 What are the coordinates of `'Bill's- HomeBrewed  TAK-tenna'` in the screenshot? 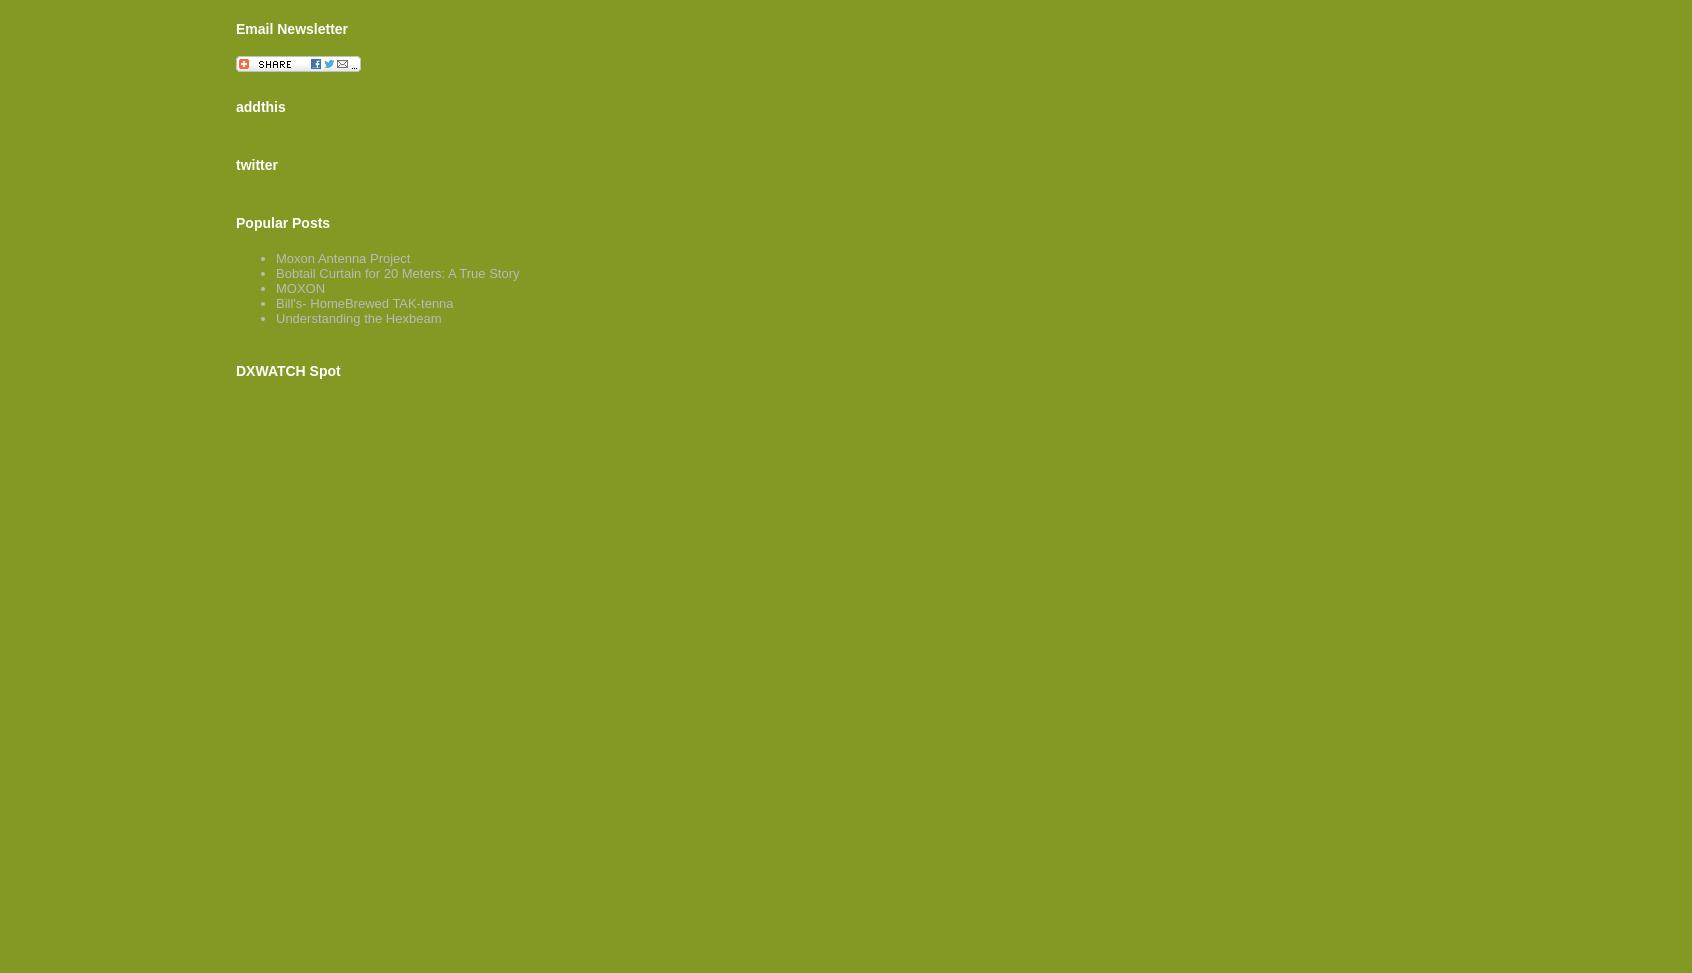 It's located at (275, 303).